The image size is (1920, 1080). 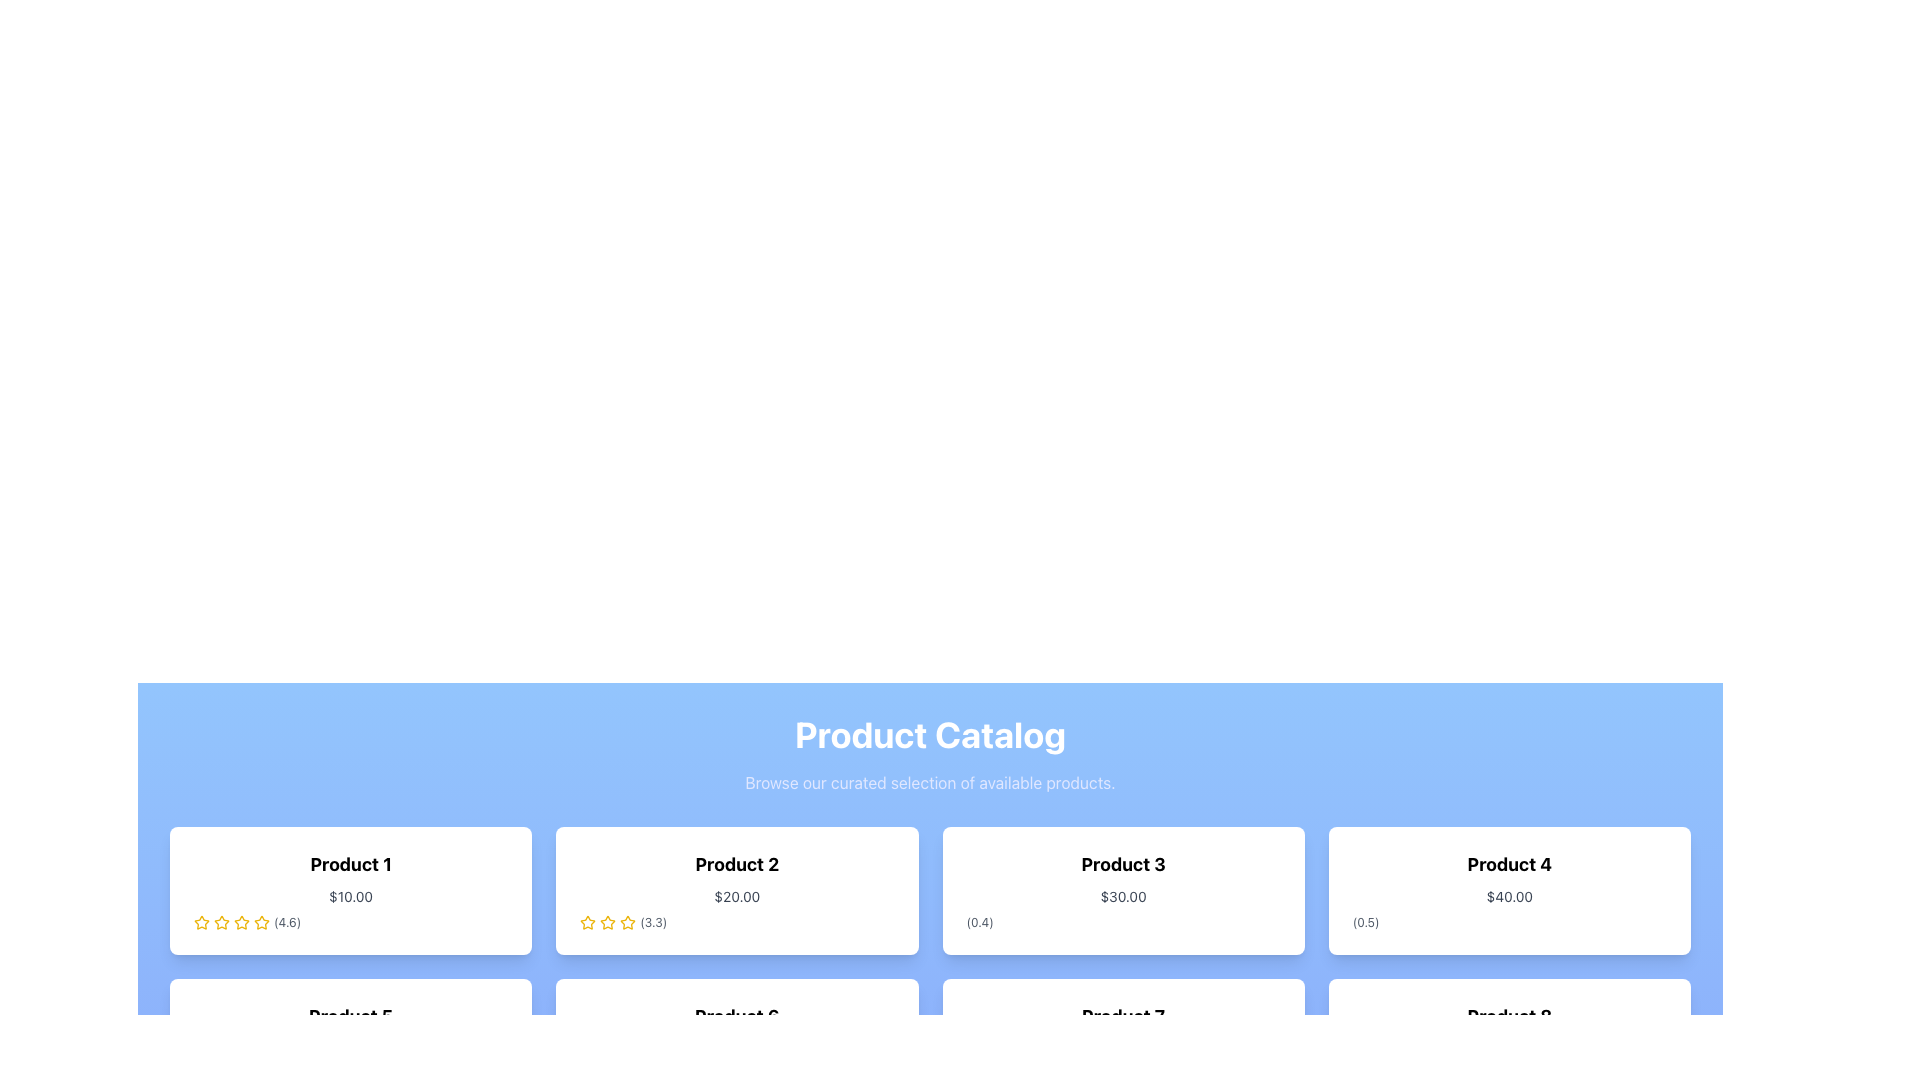 What do you see at coordinates (1123, 896) in the screenshot?
I see `the static text label displaying the price '$30.00', which is positioned under 'Product 3' and above the rating '(0.4)', located in the third column of the product catalog grid` at bounding box center [1123, 896].